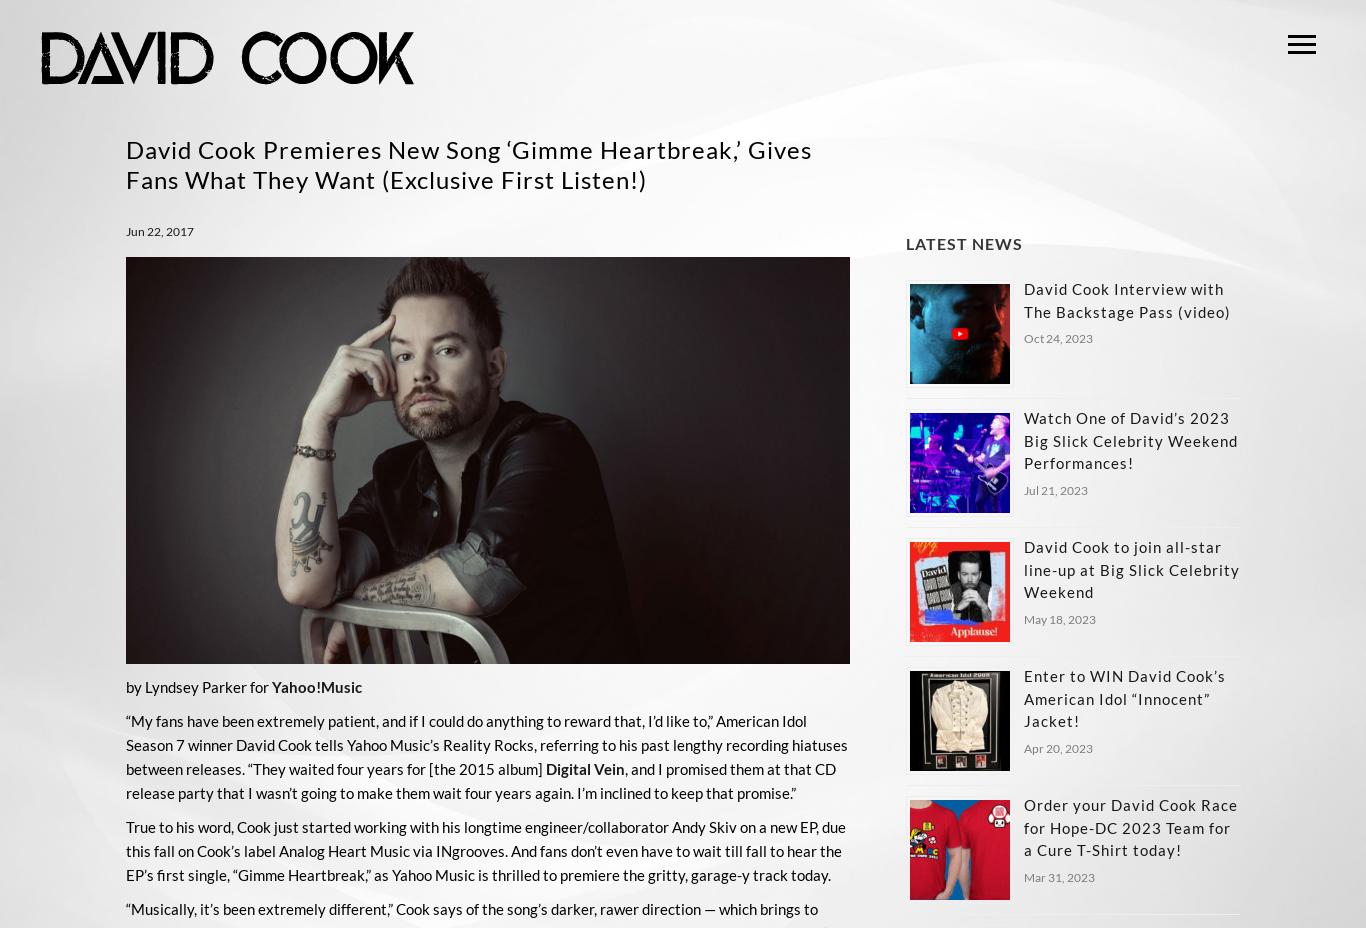 Image resolution: width=1366 pixels, height=928 pixels. What do you see at coordinates (1130, 568) in the screenshot?
I see `'David Cook to join all-star line-up at Big Slick Celebrity Weekend'` at bounding box center [1130, 568].